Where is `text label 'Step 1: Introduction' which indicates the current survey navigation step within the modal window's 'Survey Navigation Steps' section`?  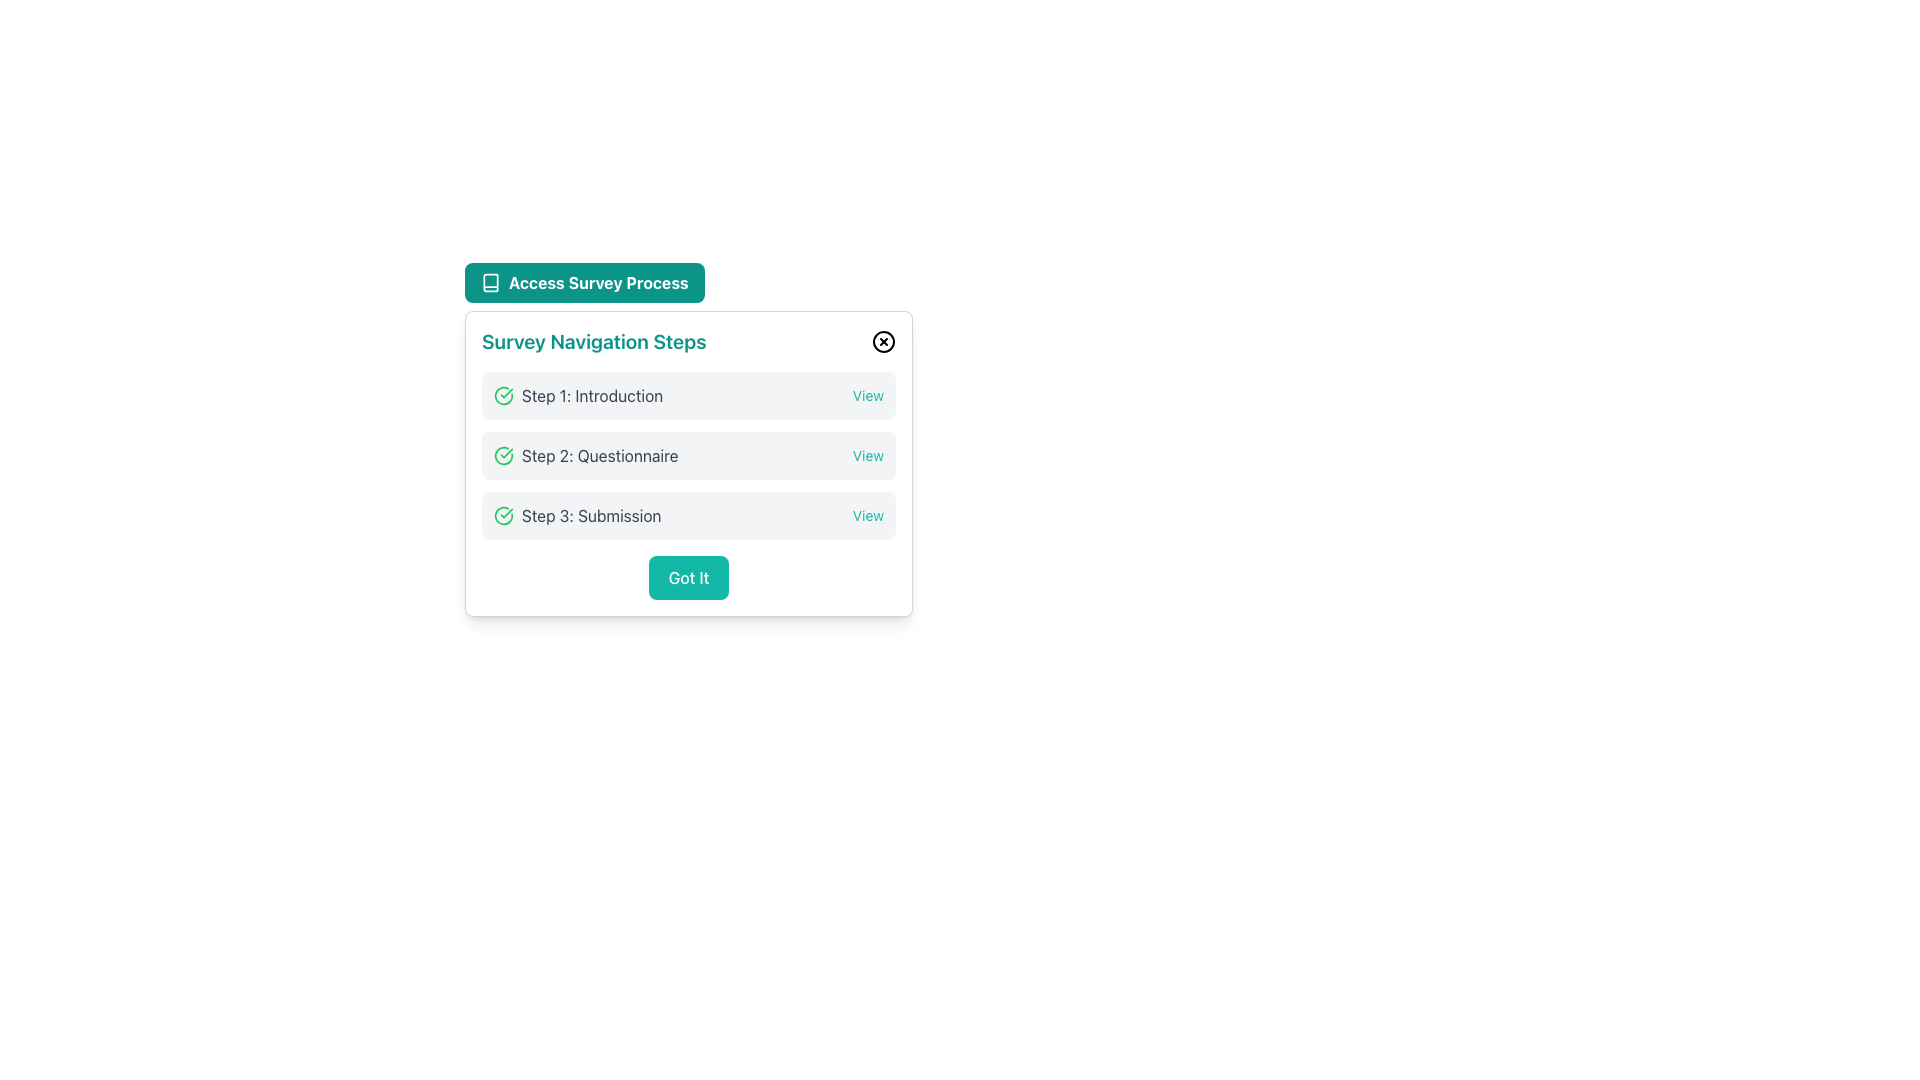 text label 'Step 1: Introduction' which indicates the current survey navigation step within the modal window's 'Survey Navigation Steps' section is located at coordinates (591, 396).